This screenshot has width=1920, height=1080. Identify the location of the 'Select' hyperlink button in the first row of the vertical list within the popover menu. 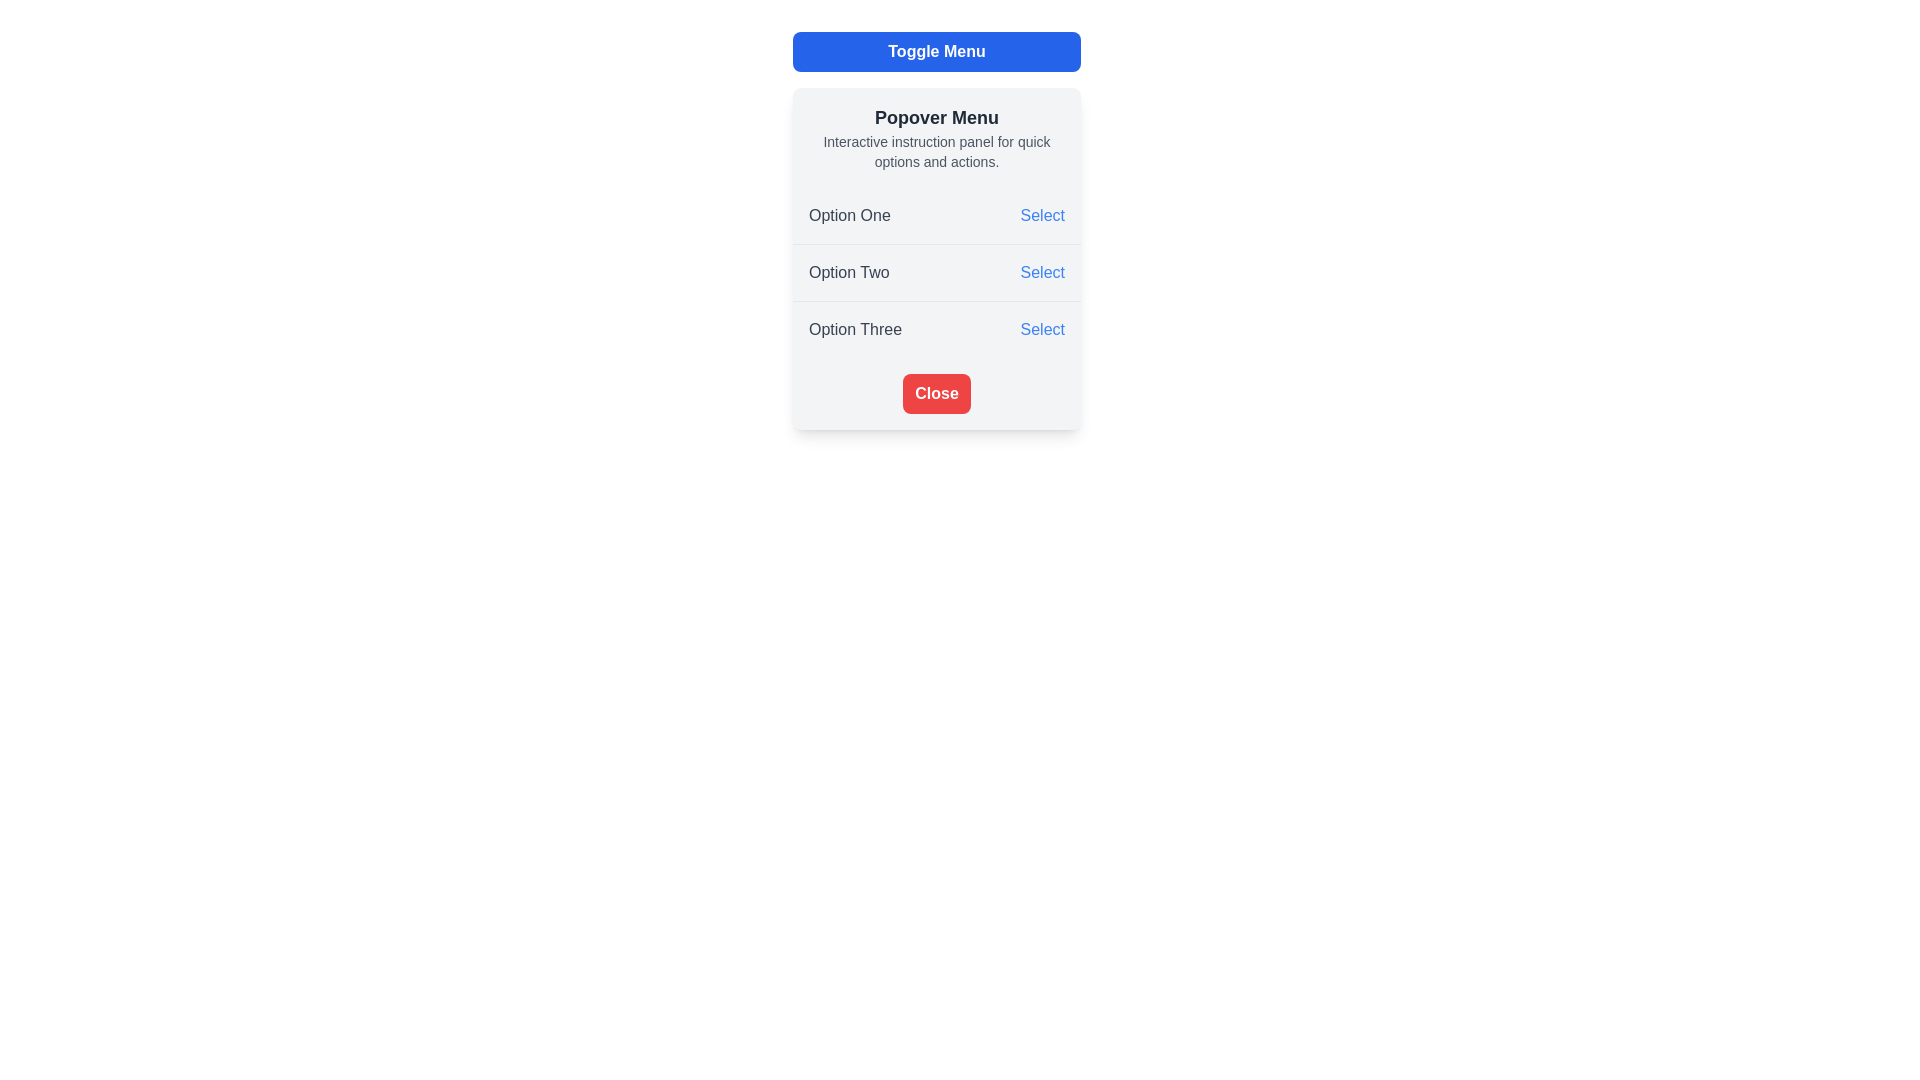
(935, 216).